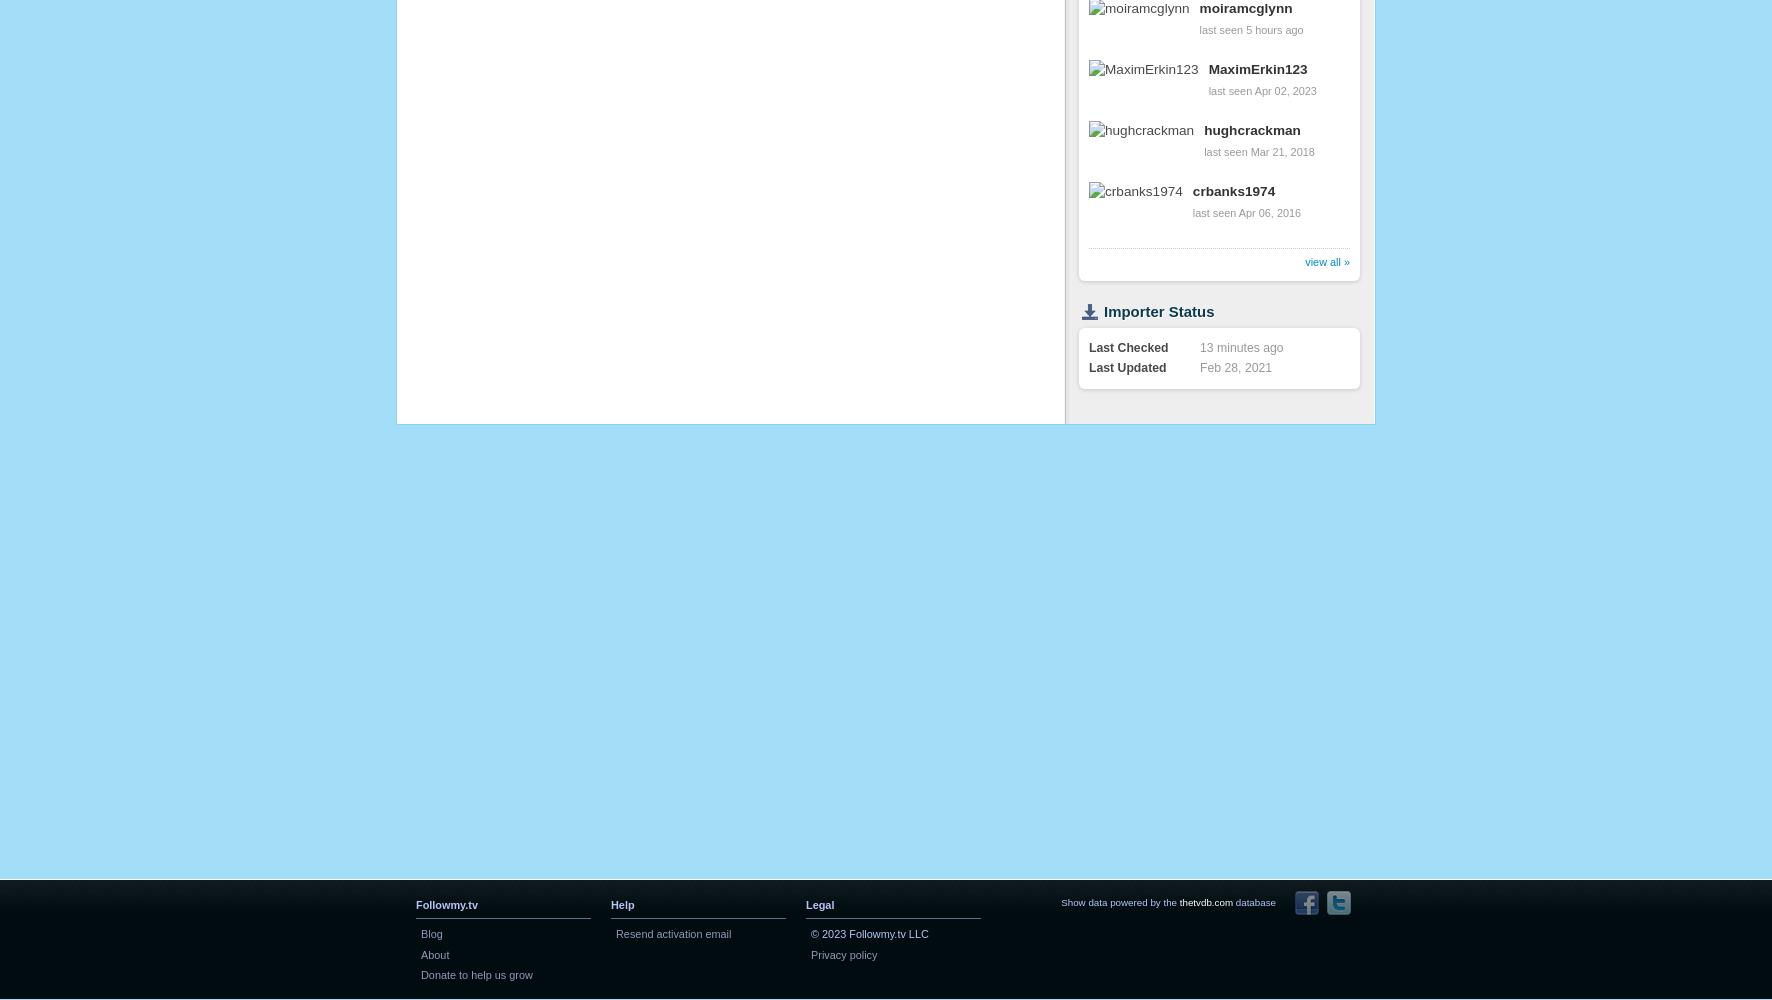 The width and height of the screenshot is (1772, 1000). What do you see at coordinates (421, 934) in the screenshot?
I see `'Blog'` at bounding box center [421, 934].